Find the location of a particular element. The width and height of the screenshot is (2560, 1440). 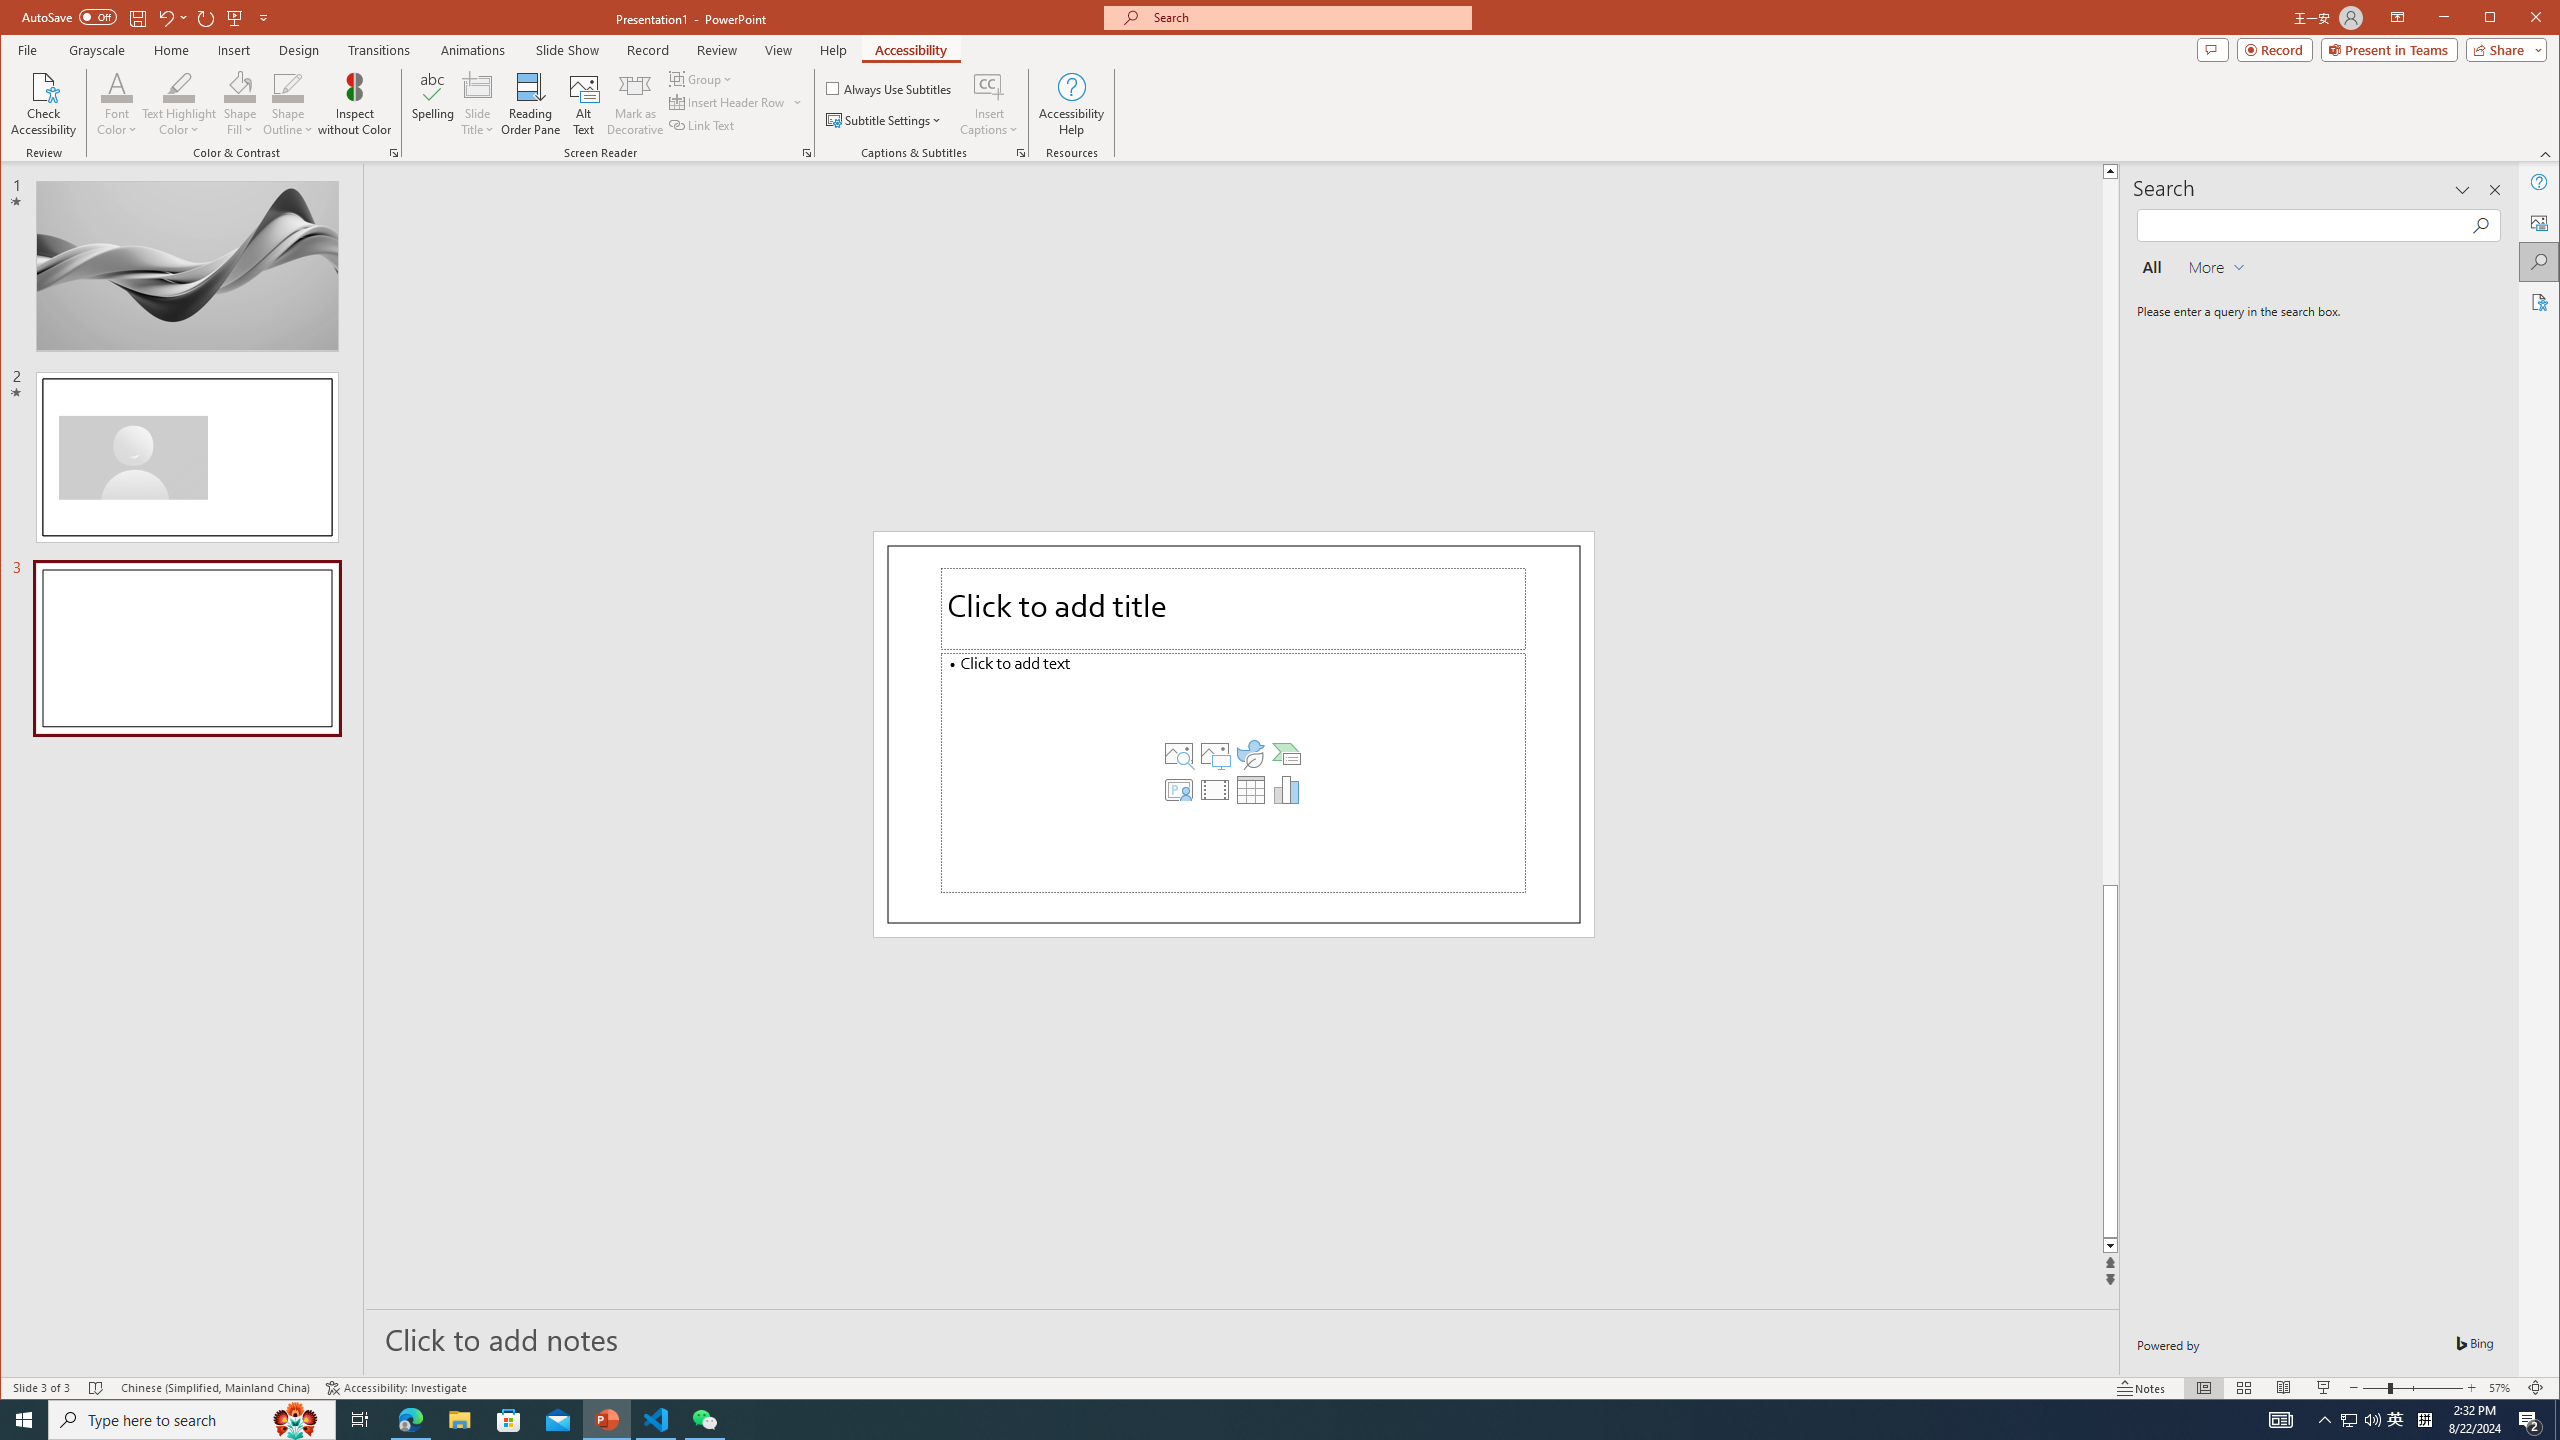

'Maximize' is located at coordinates (2519, 19).